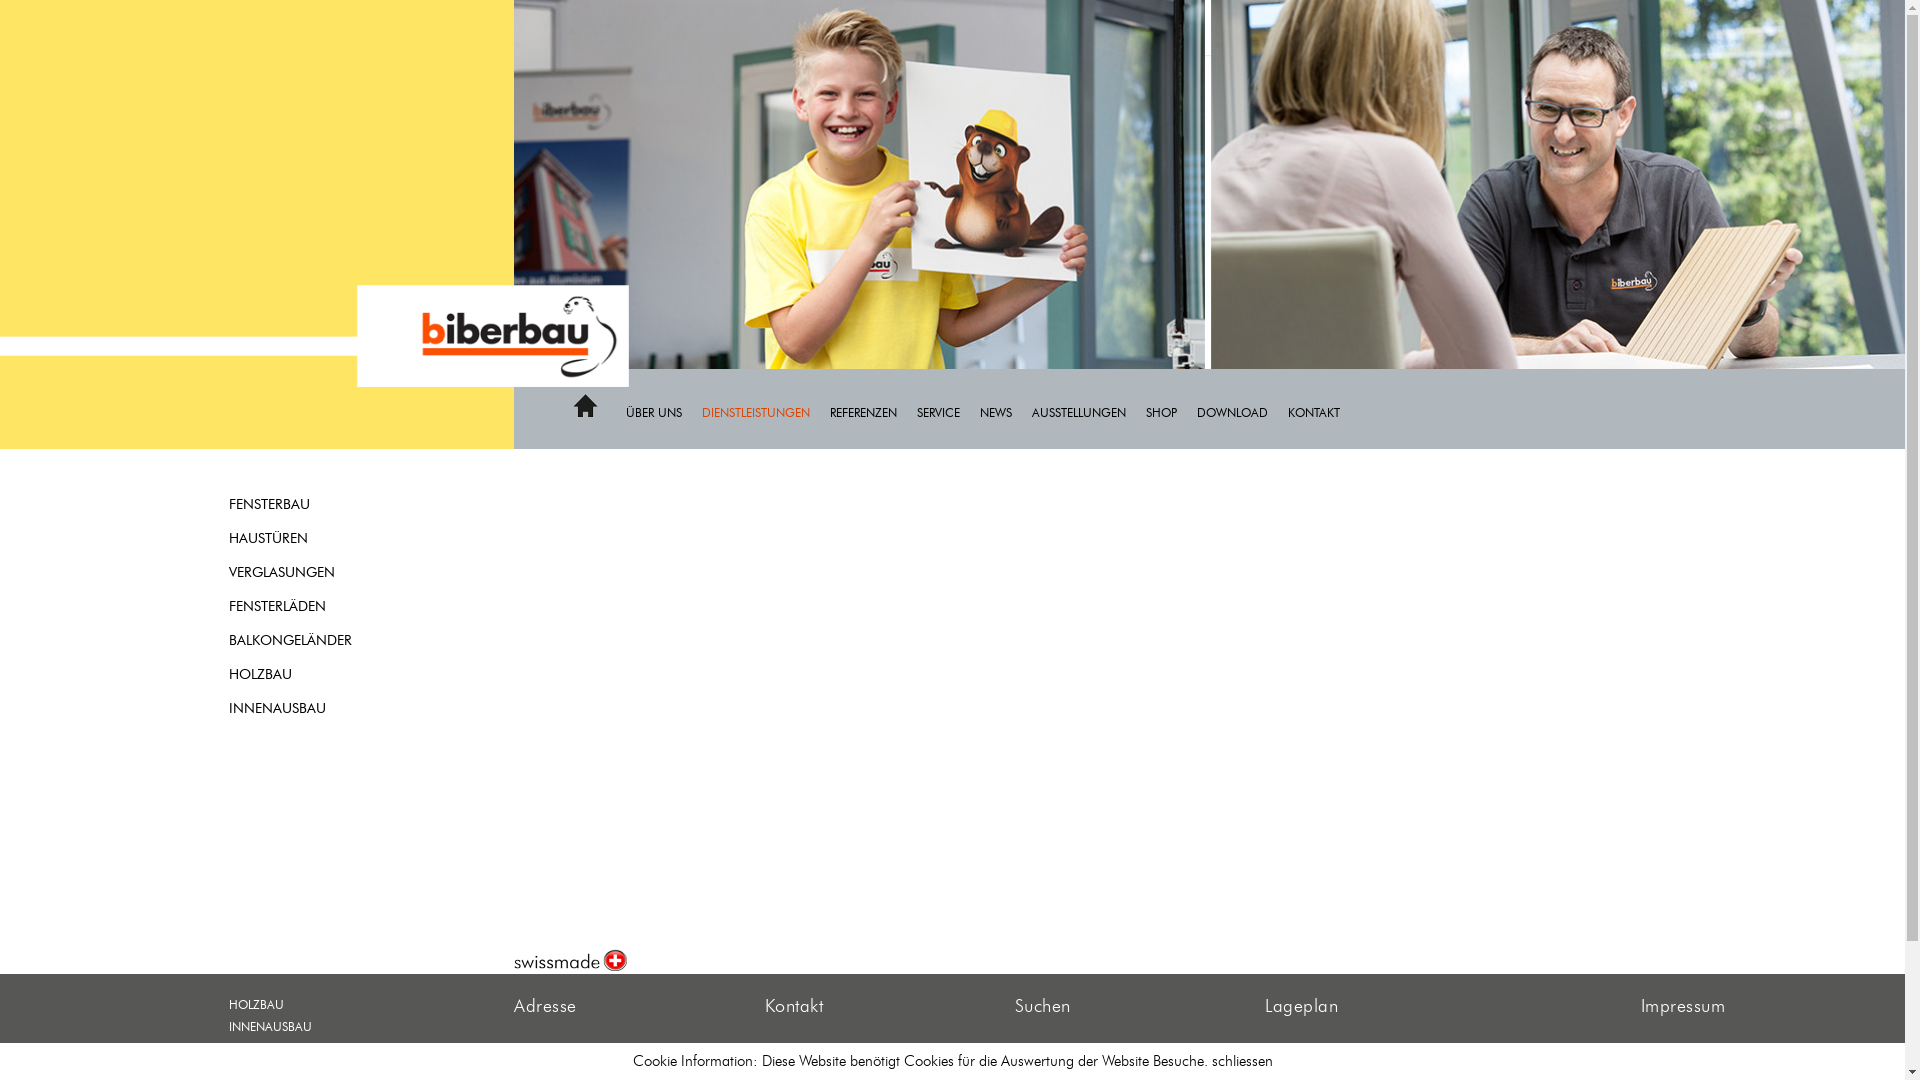  What do you see at coordinates (1324, 410) in the screenshot?
I see `'KONTAKT'` at bounding box center [1324, 410].